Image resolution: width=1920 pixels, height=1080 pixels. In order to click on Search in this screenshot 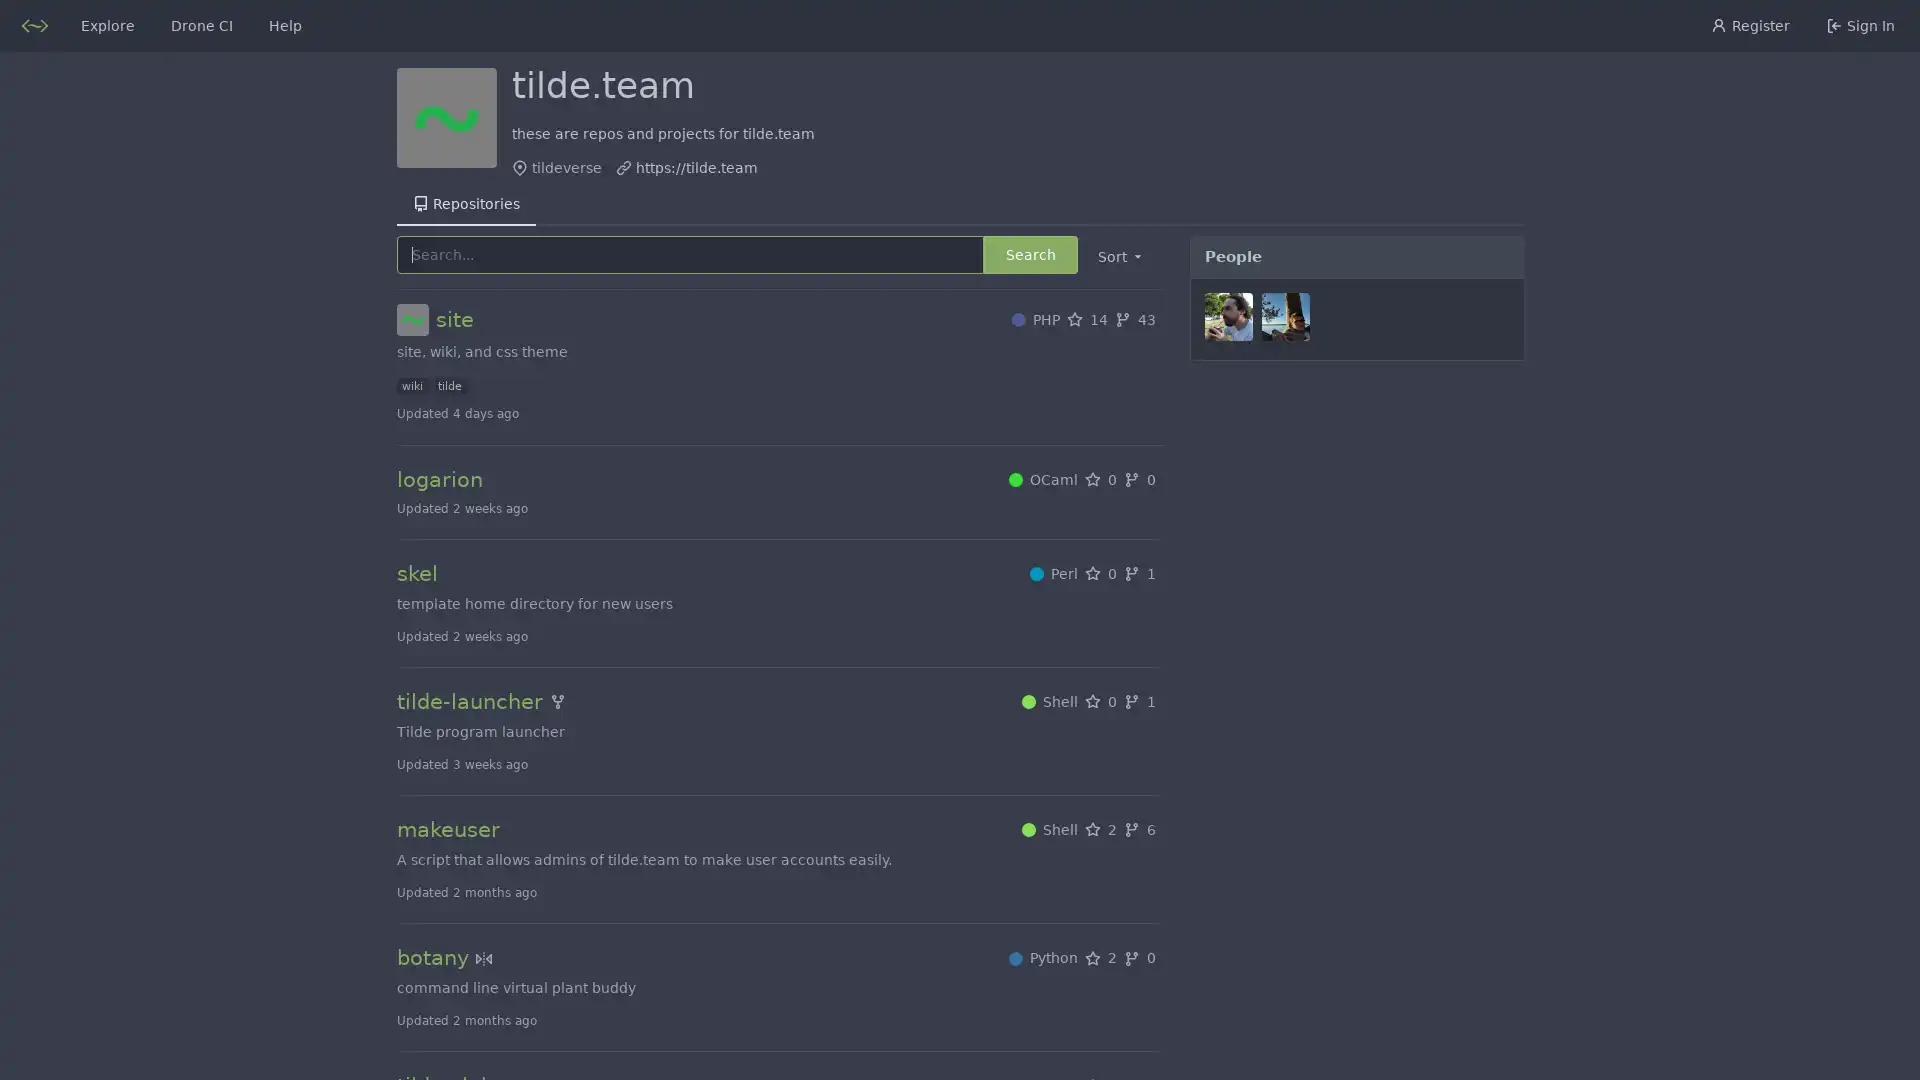, I will do `click(1030, 253)`.